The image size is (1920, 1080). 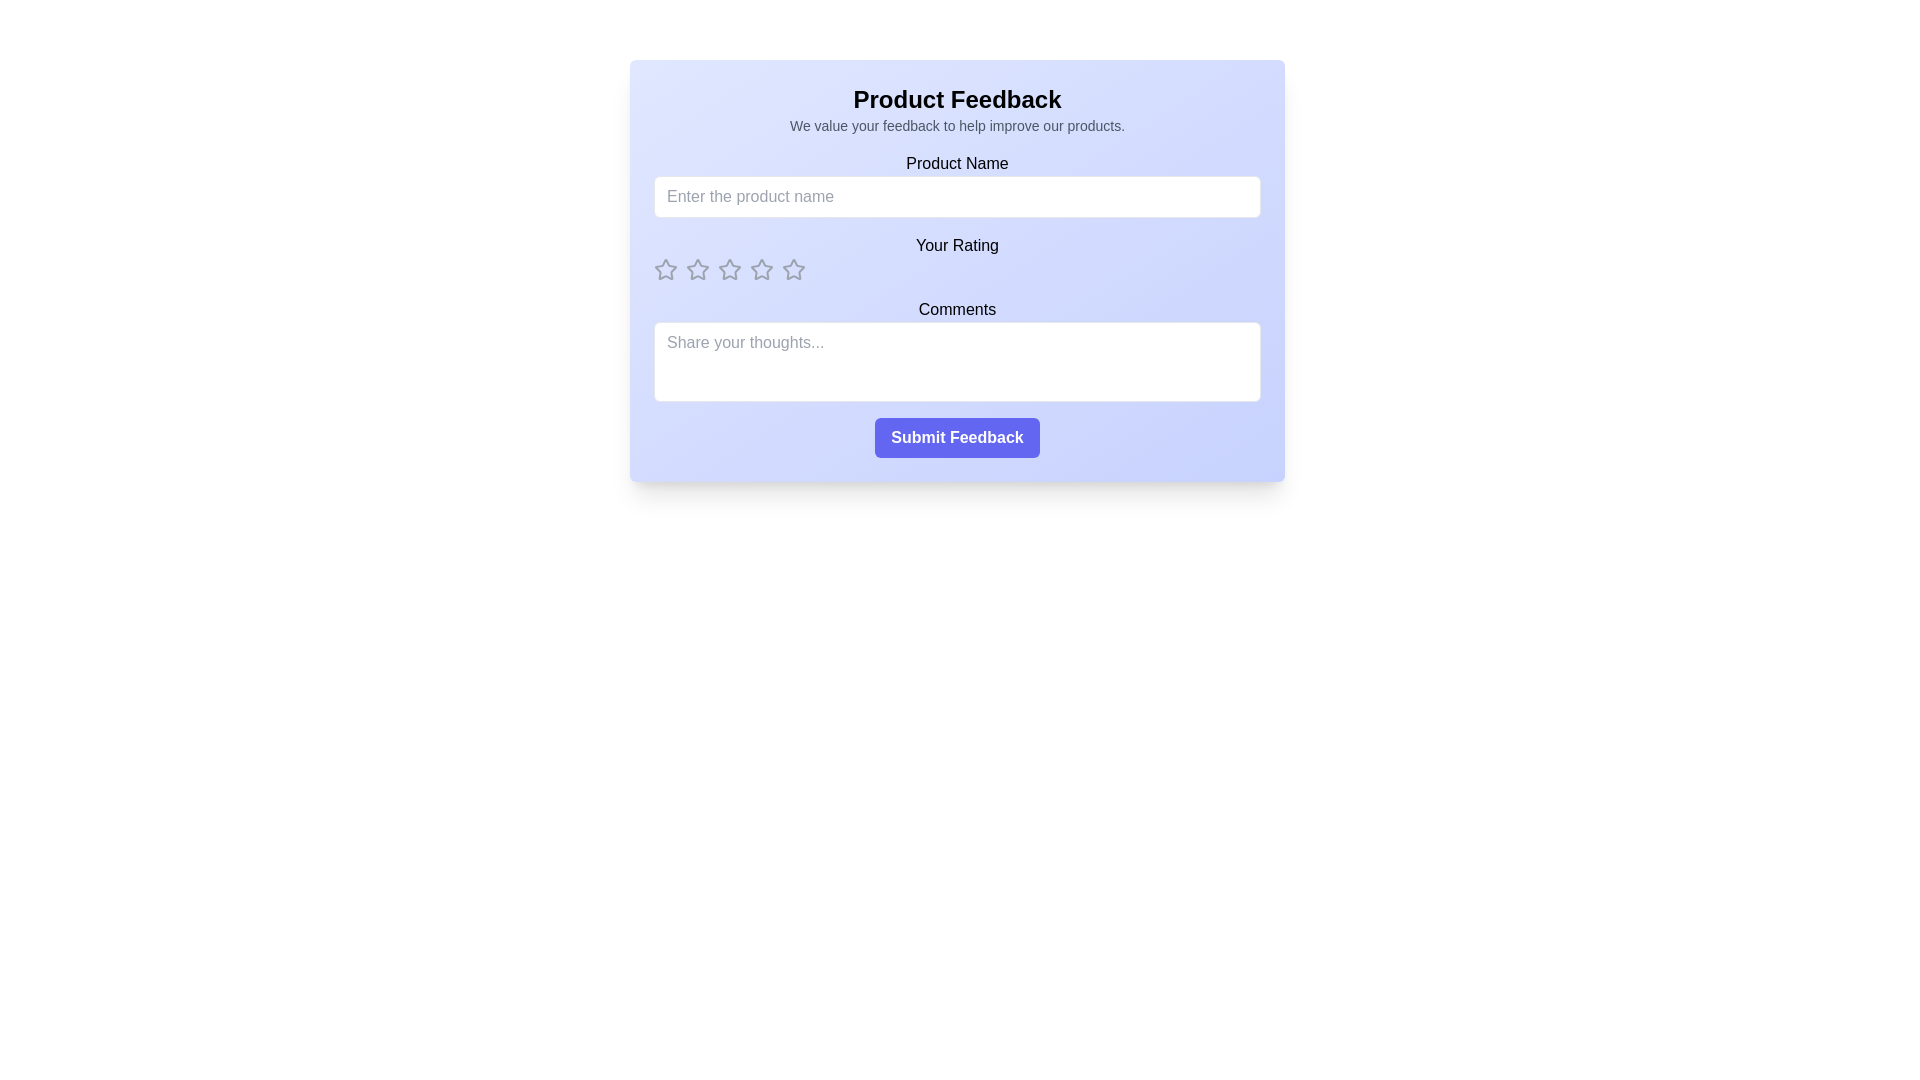 What do you see at coordinates (728, 268) in the screenshot?
I see `the third star in the horizontal row of five interactive rating stars in the 'Your Rating' section` at bounding box center [728, 268].